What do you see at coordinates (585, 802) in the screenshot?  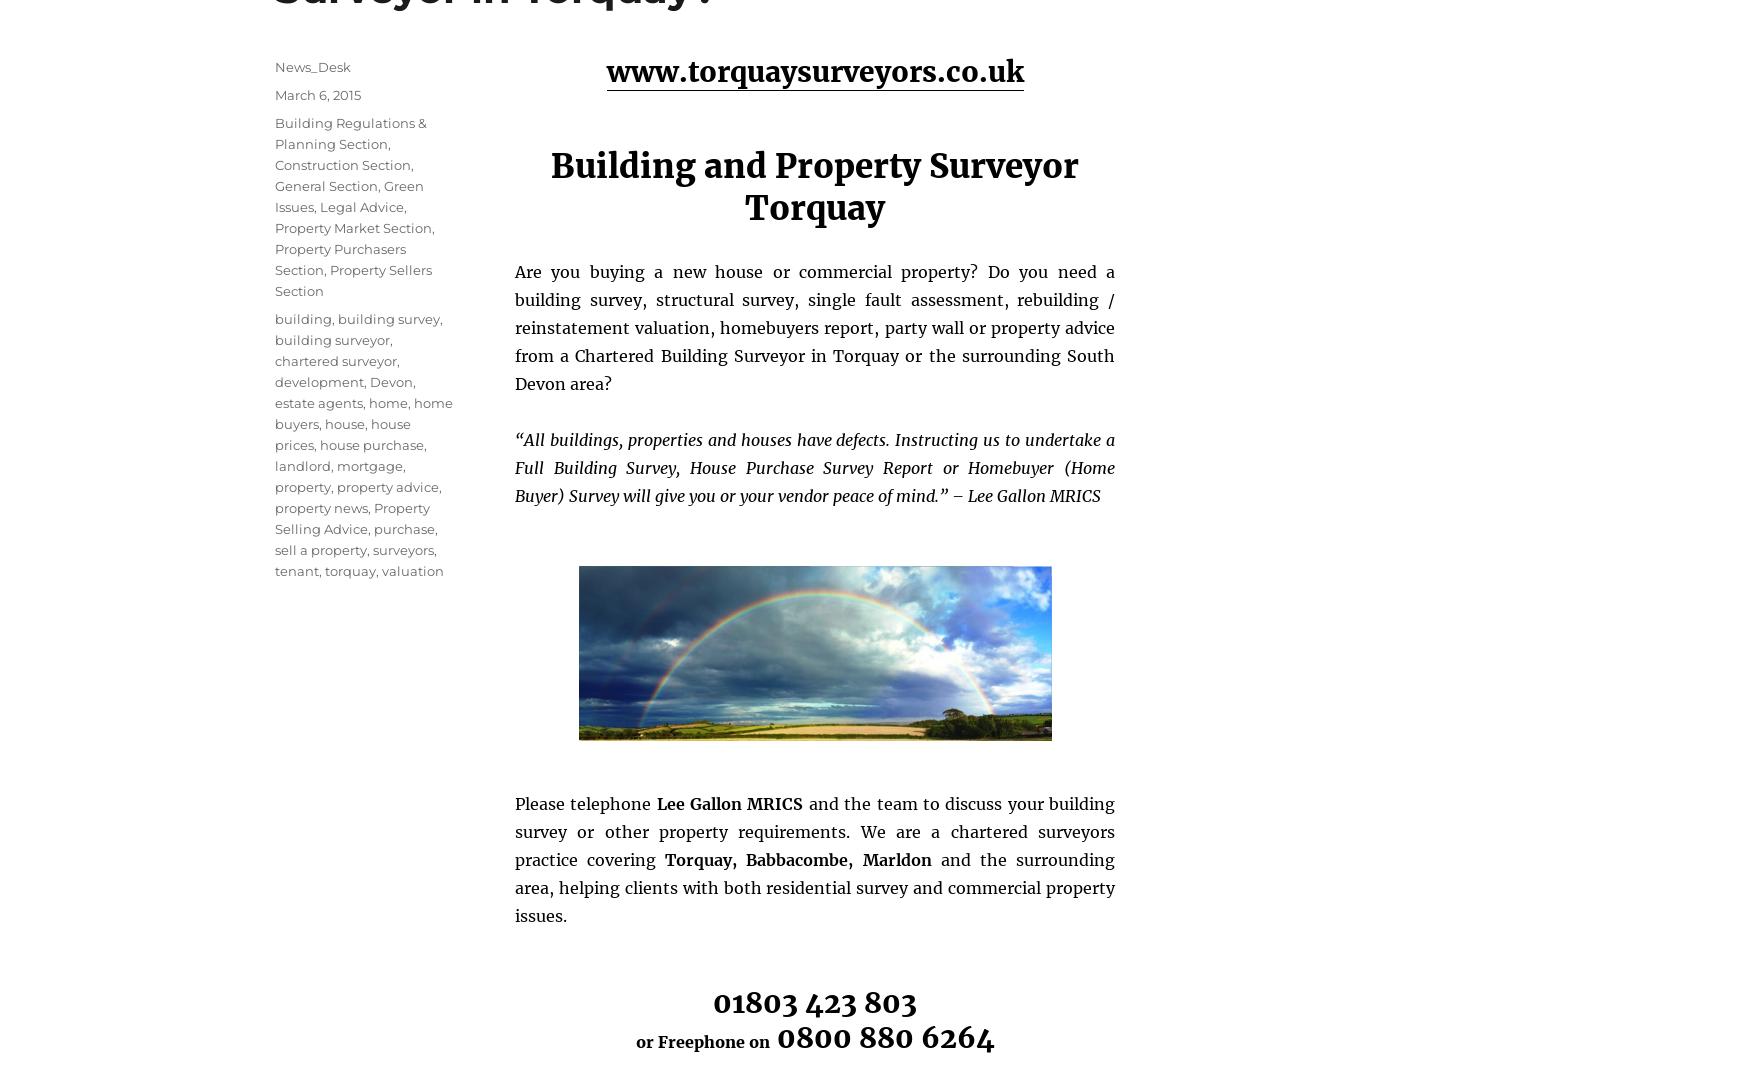 I see `'Please telephone'` at bounding box center [585, 802].